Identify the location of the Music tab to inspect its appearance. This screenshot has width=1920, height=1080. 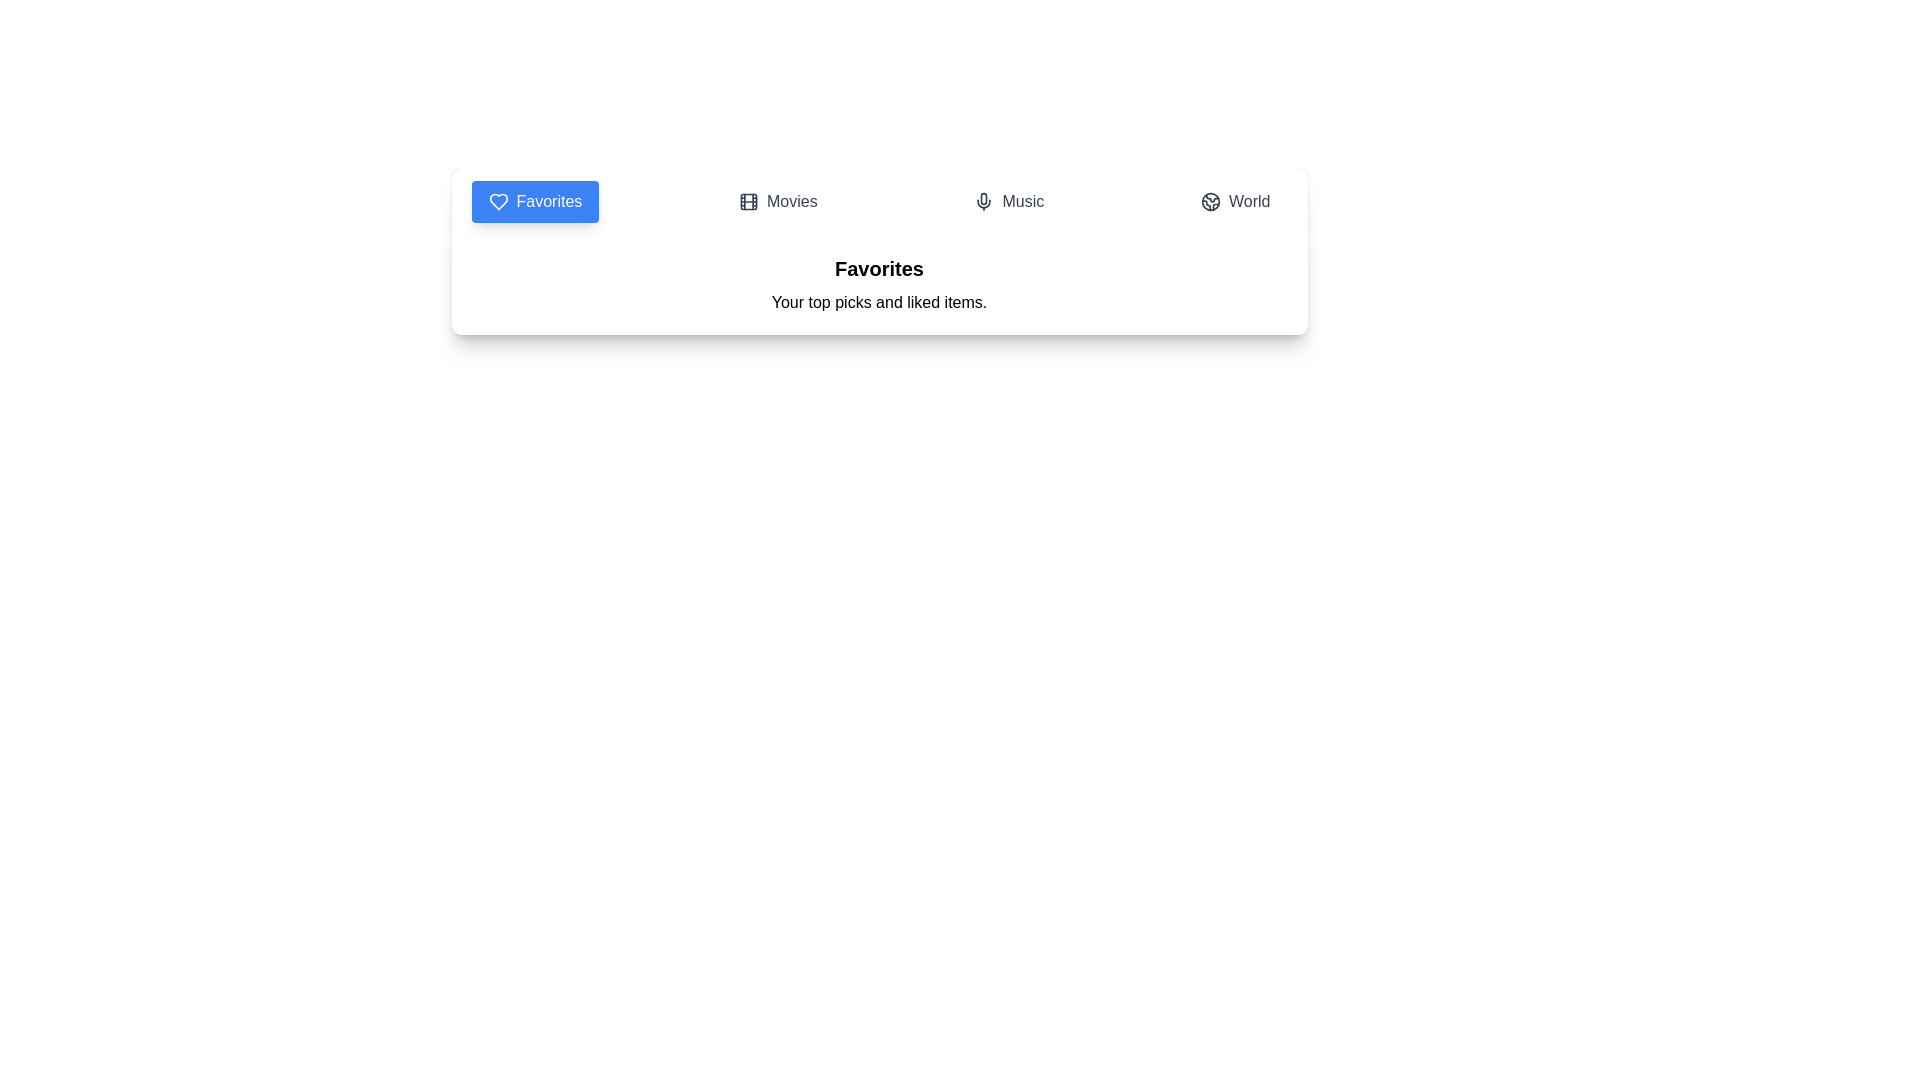
(1008, 201).